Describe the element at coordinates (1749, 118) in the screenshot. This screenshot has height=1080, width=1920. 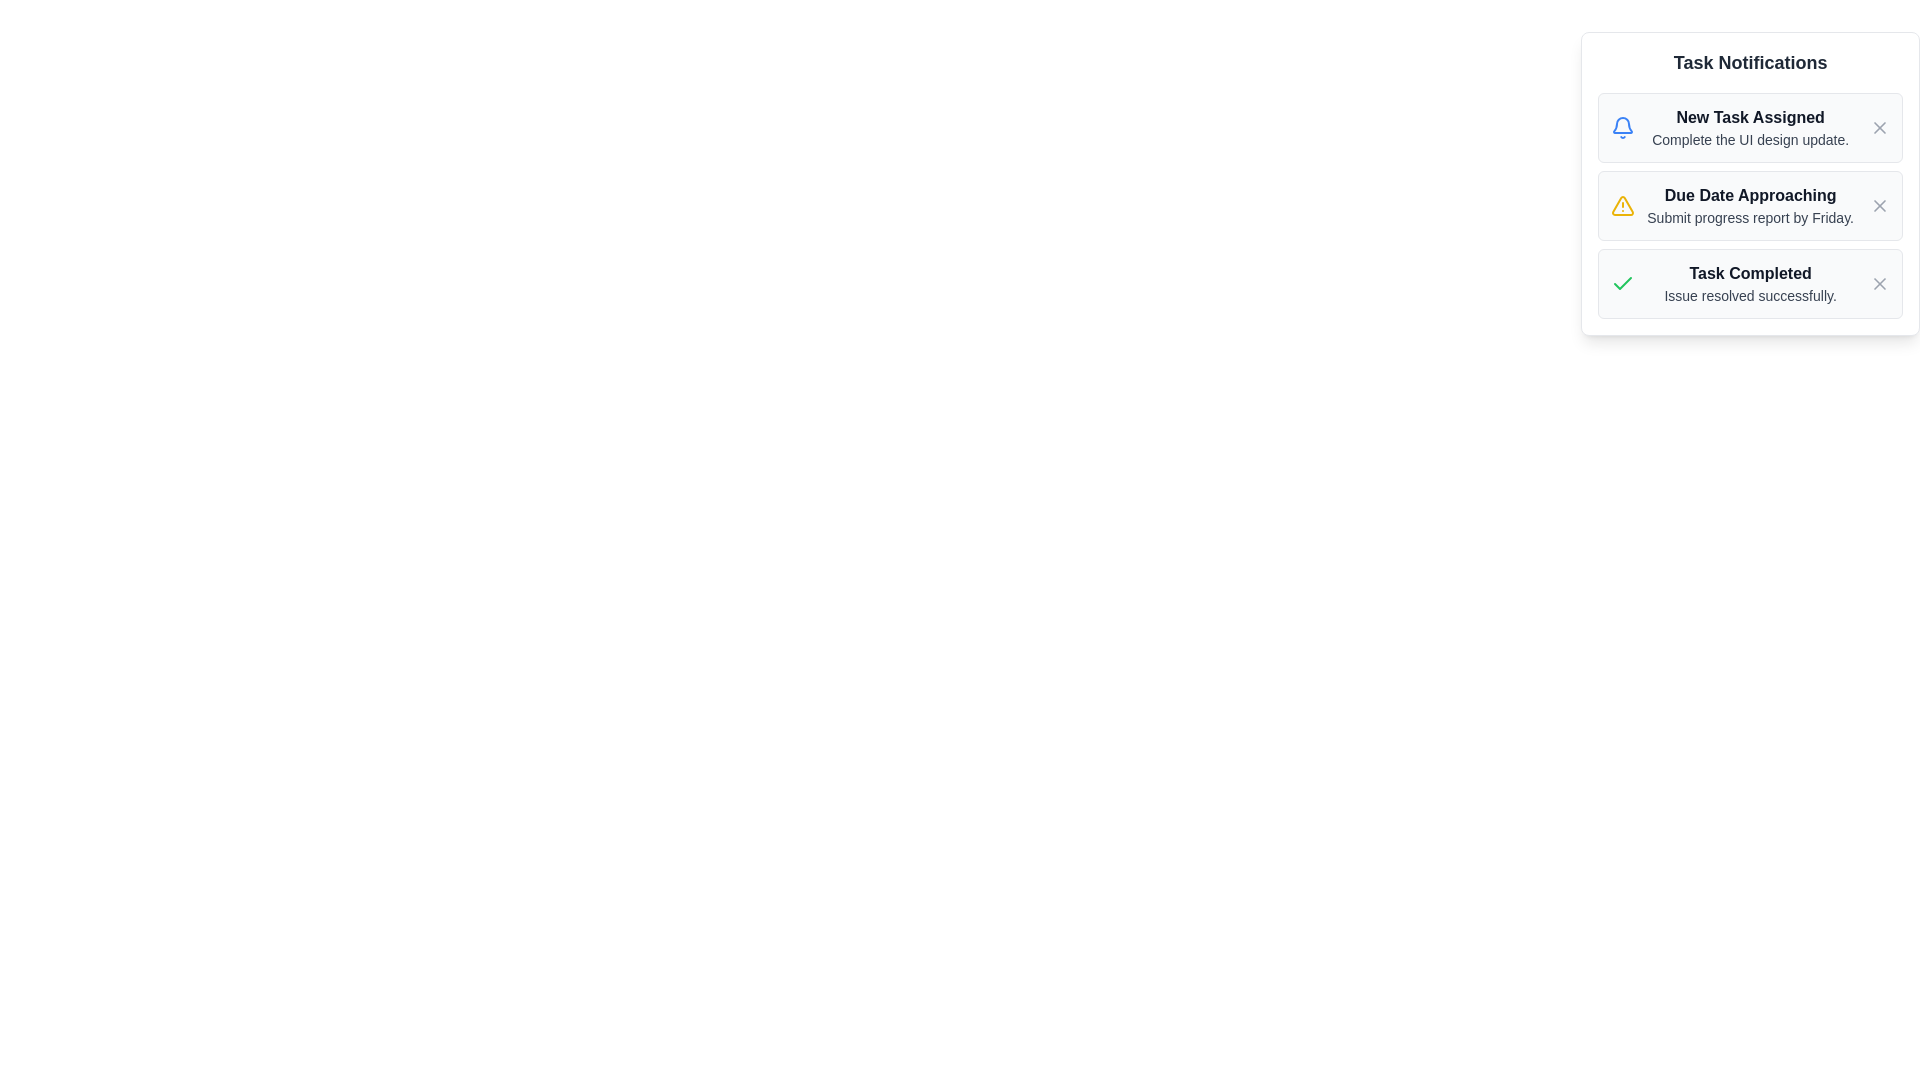
I see `the text label that serves as the title for the task notification, which is located at the top of the notification panel on the right side of the interface` at that location.